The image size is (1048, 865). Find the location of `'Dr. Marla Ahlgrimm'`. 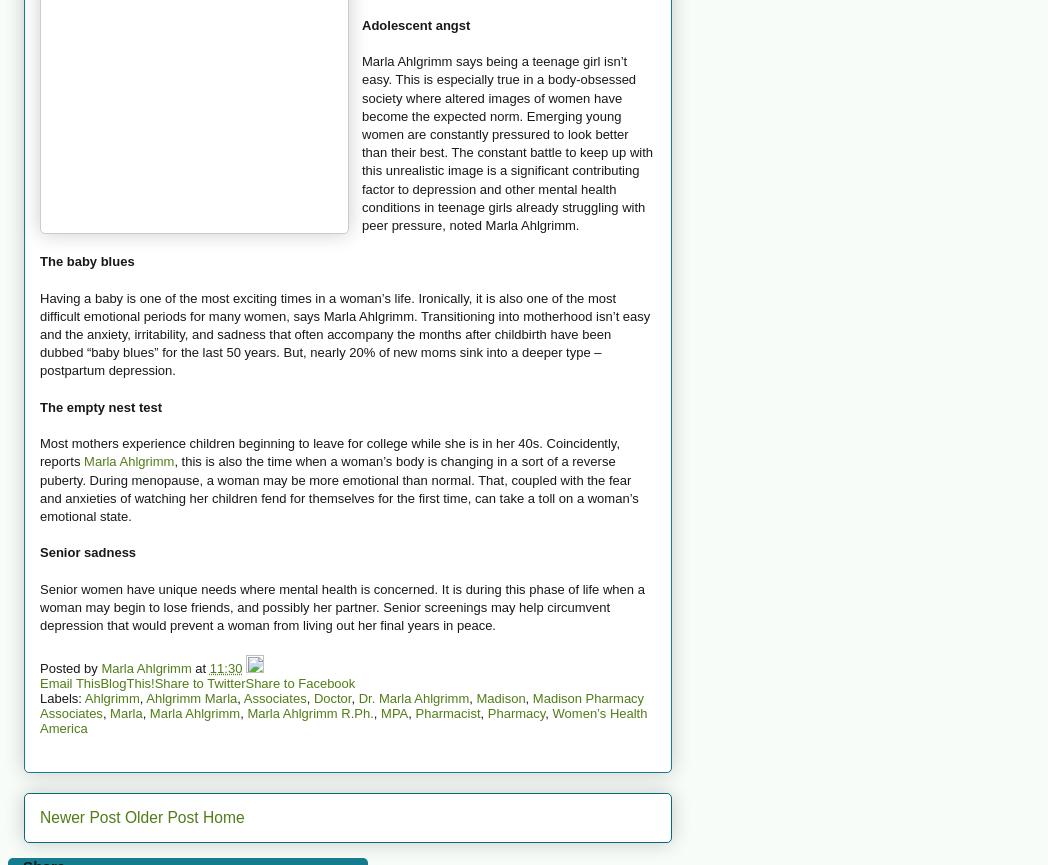

'Dr. Marla Ahlgrimm' is located at coordinates (356, 697).